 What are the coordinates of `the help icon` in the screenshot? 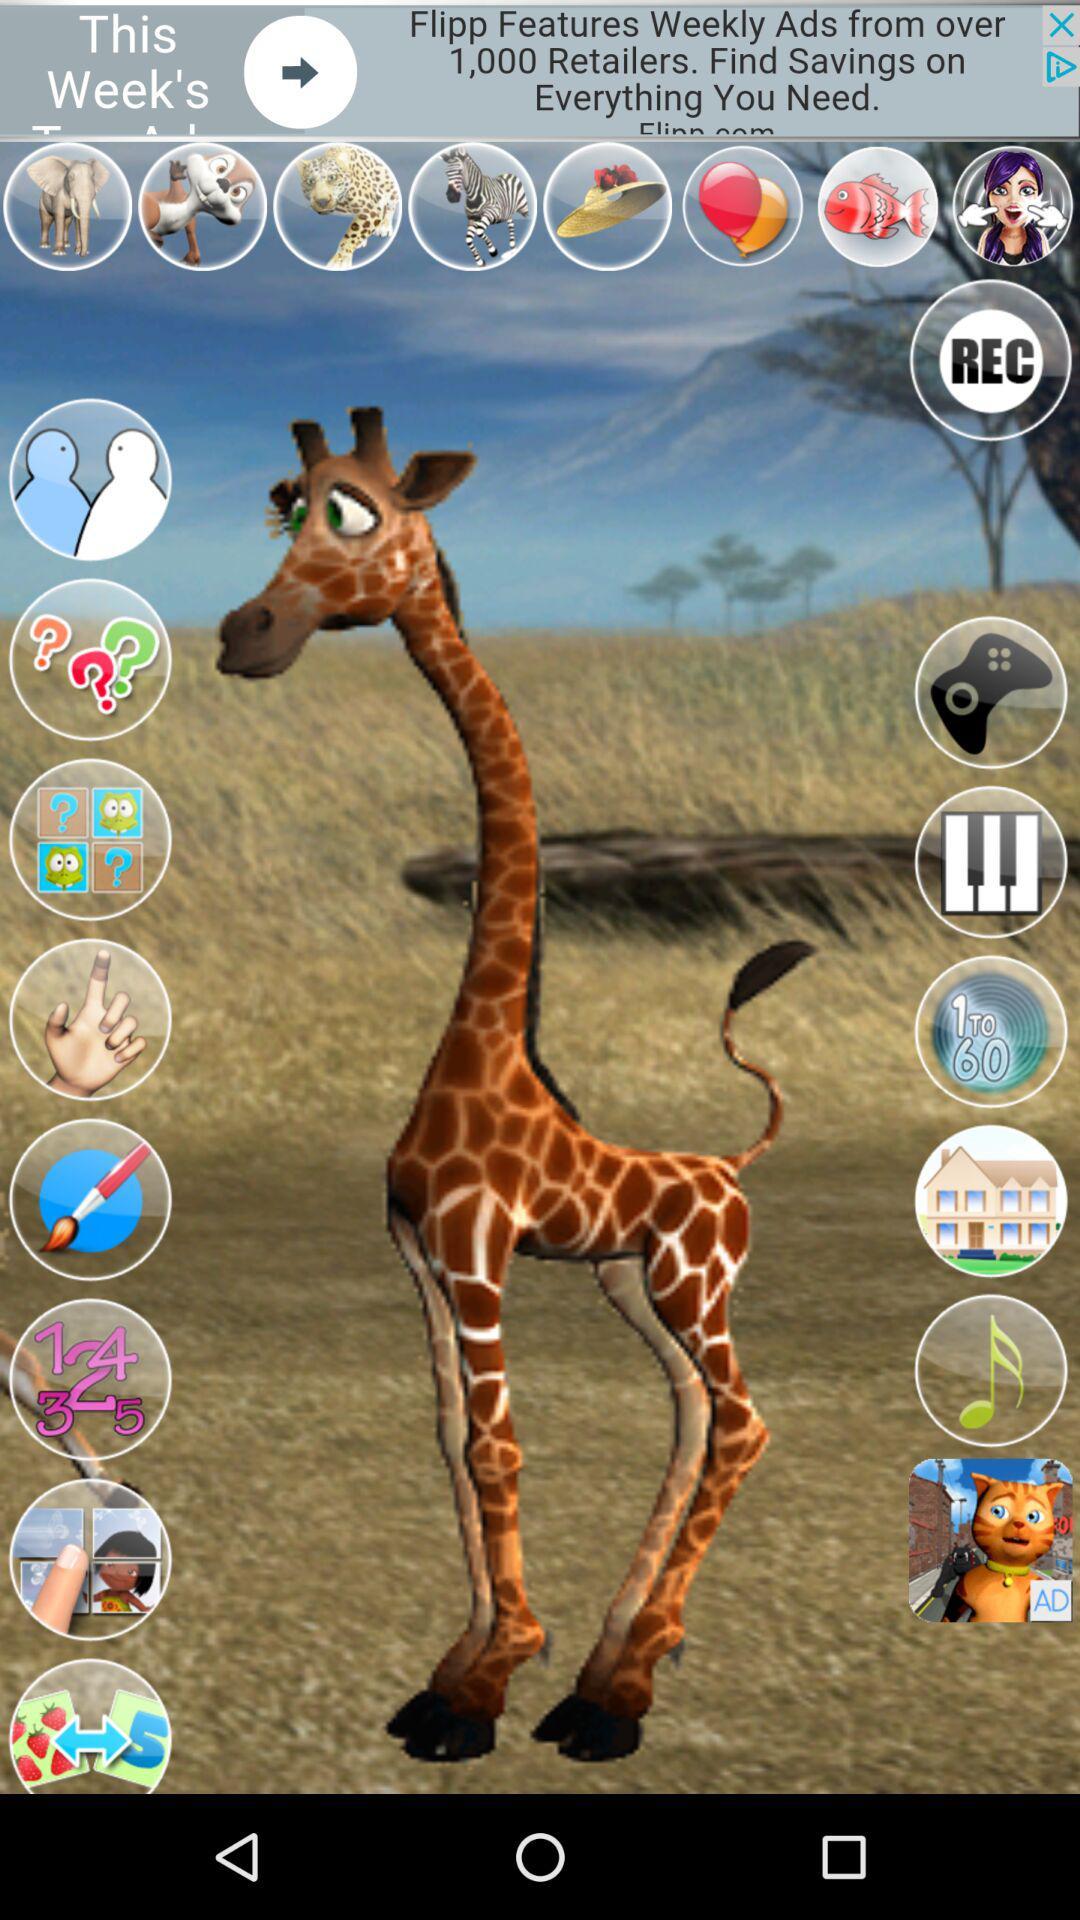 It's located at (88, 706).